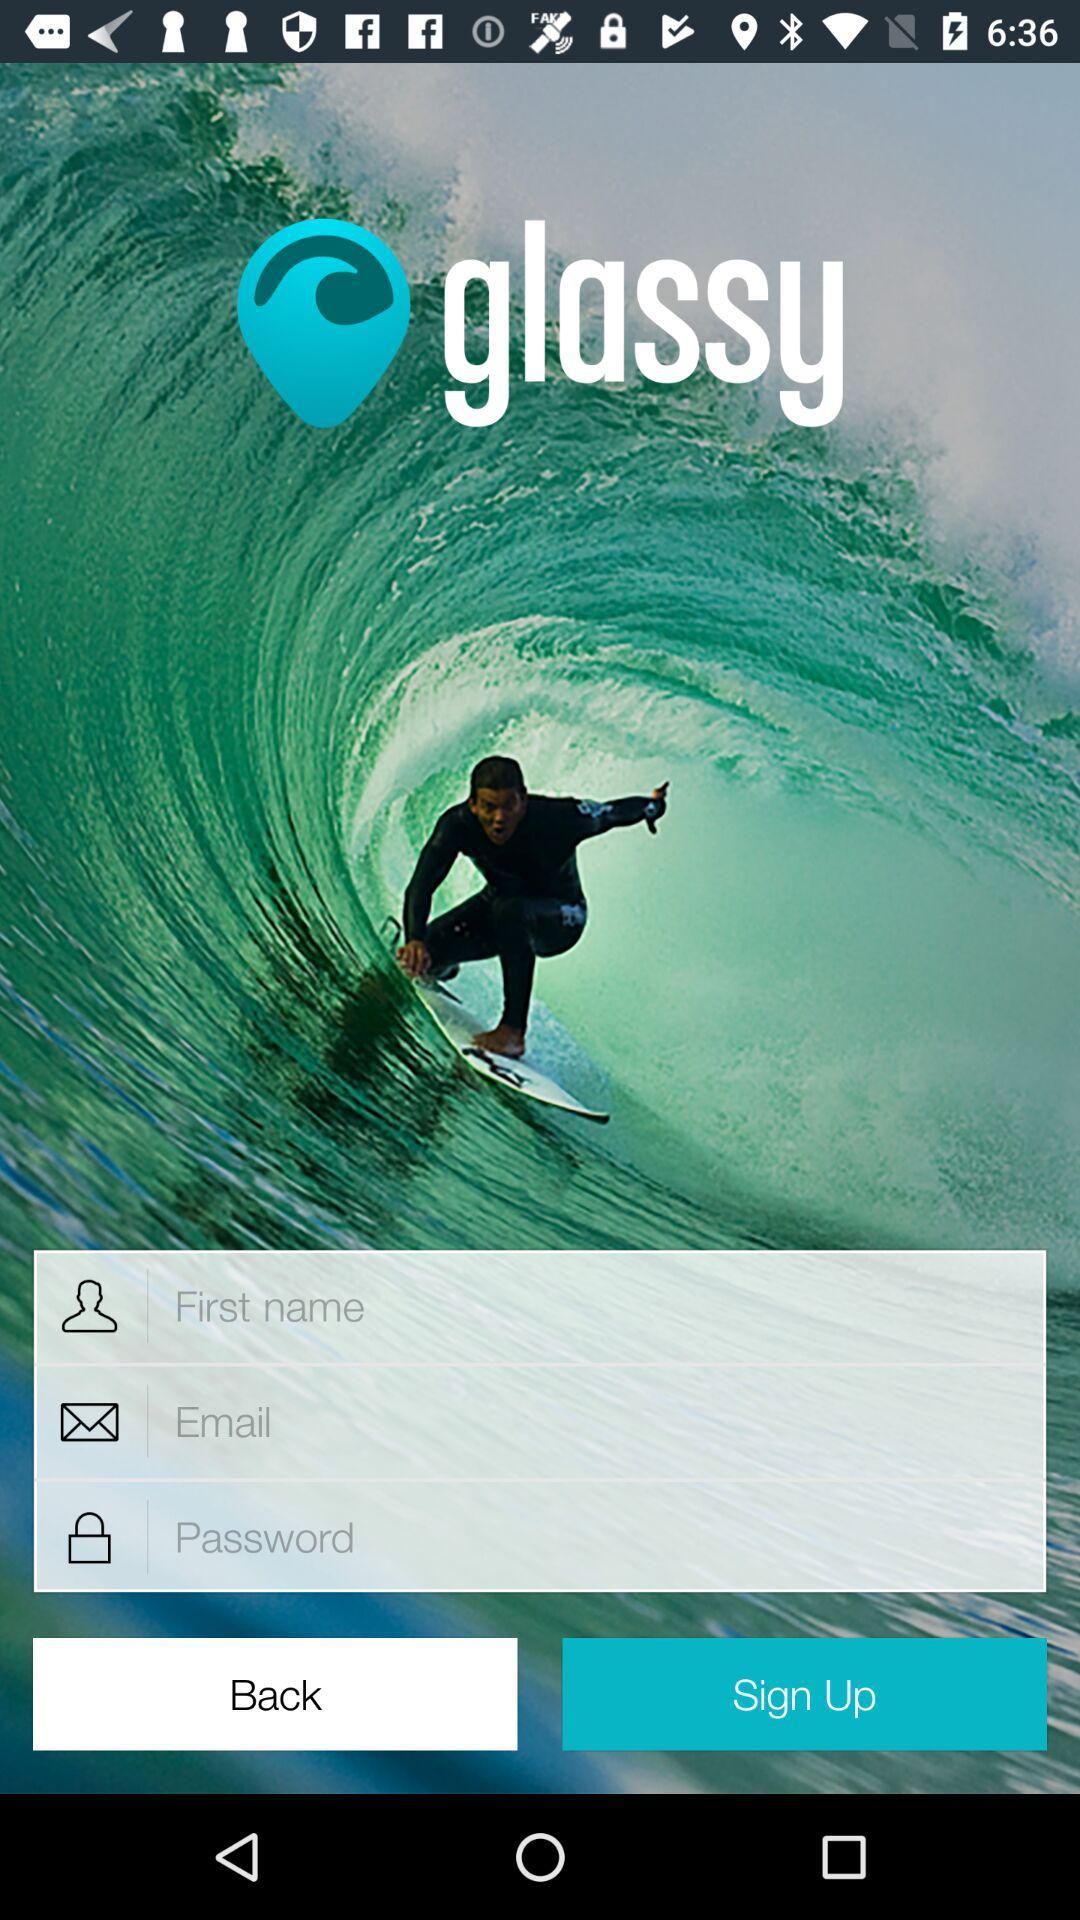 The image size is (1080, 1920). I want to click on sign up item, so click(803, 1693).